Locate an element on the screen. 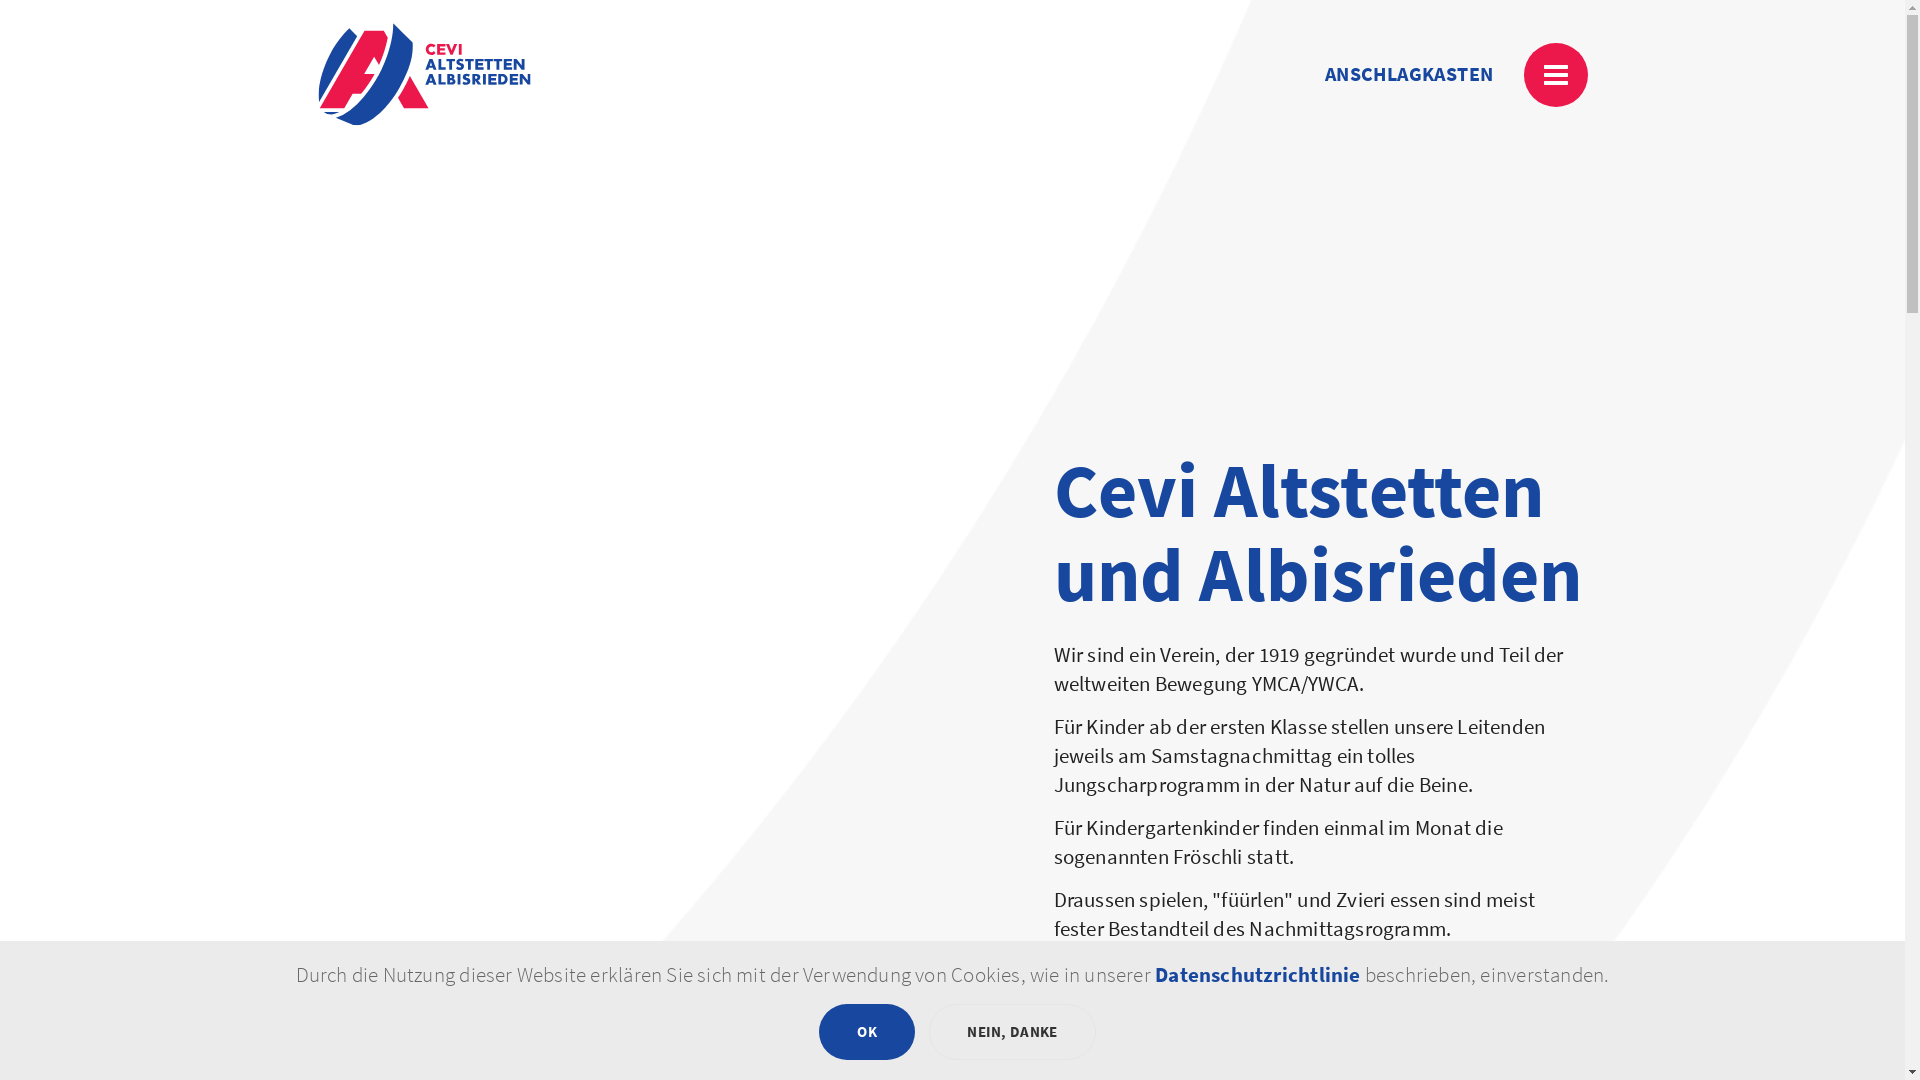 This screenshot has height=1080, width=1920. 'NEIN, DANKE' is located at coordinates (1012, 1032).